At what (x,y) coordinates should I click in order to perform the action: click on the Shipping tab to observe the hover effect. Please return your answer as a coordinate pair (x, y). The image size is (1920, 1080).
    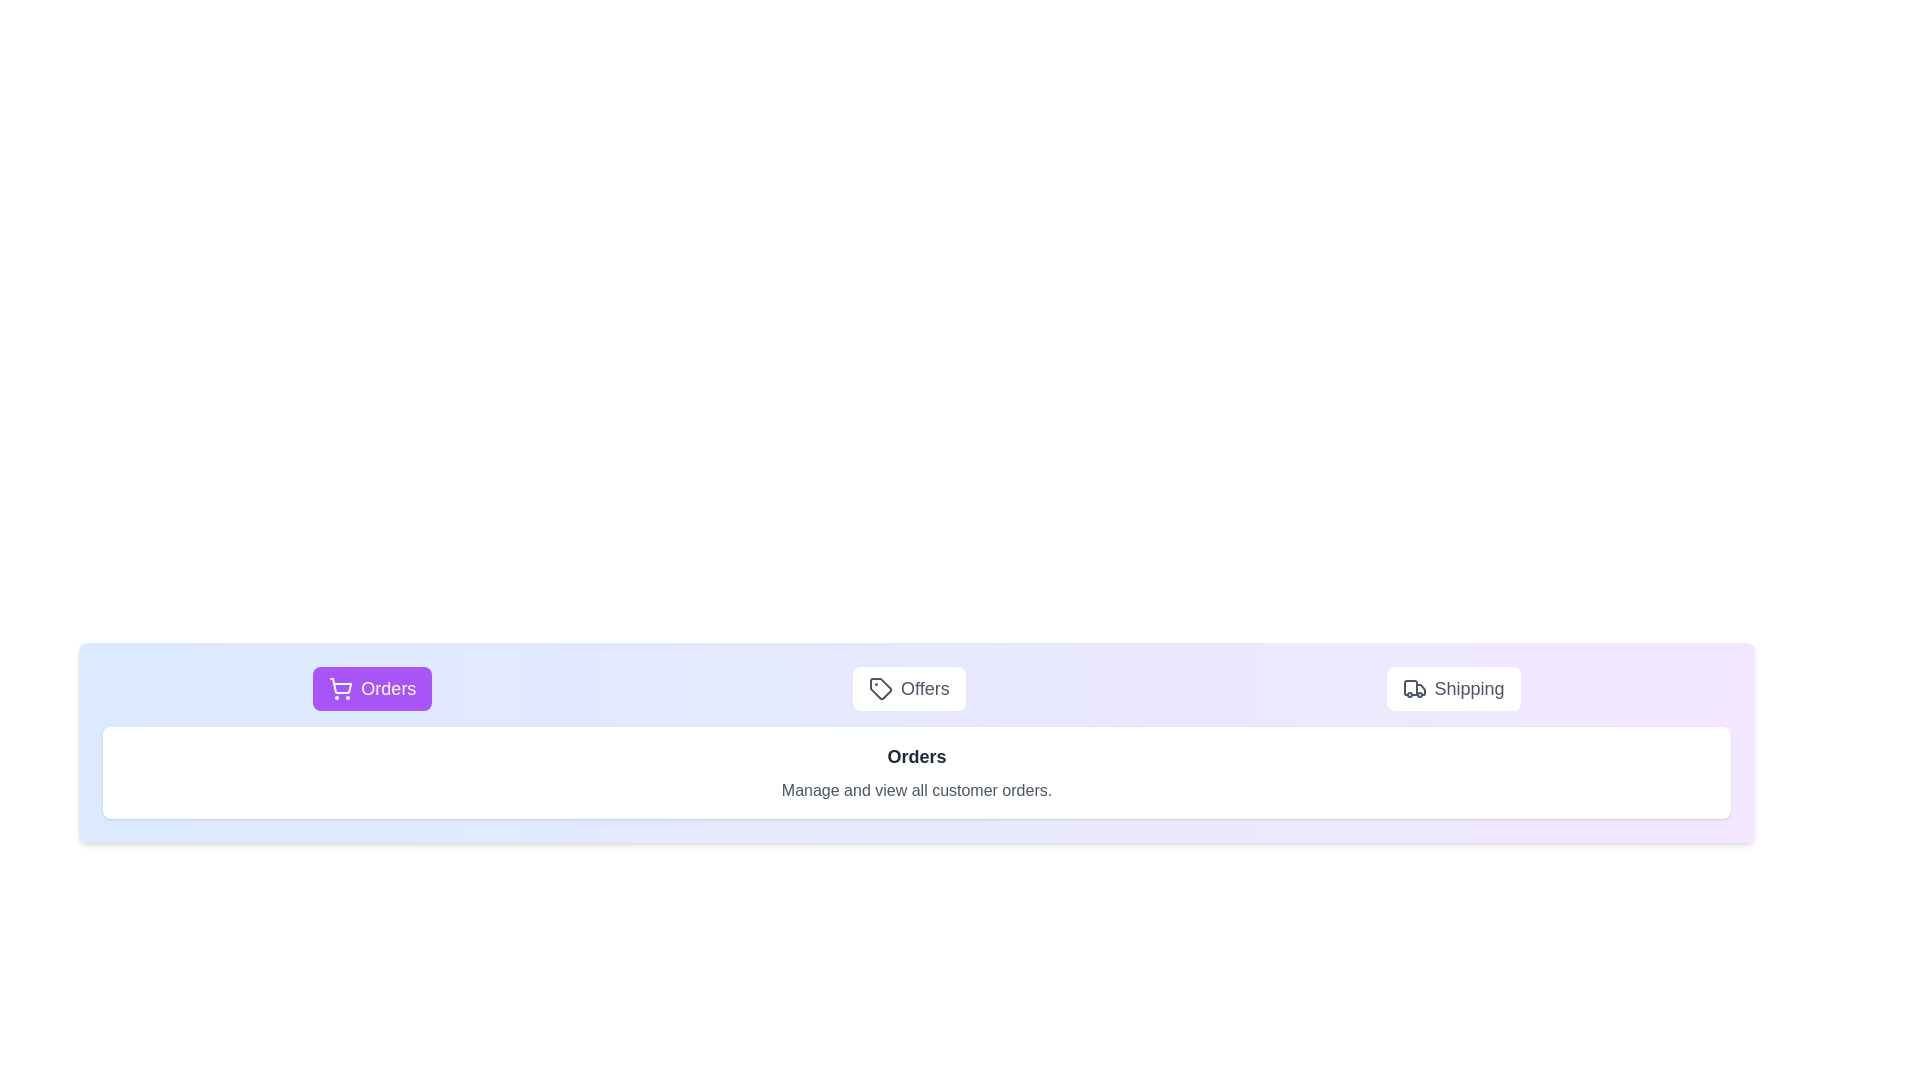
    Looking at the image, I should click on (1453, 688).